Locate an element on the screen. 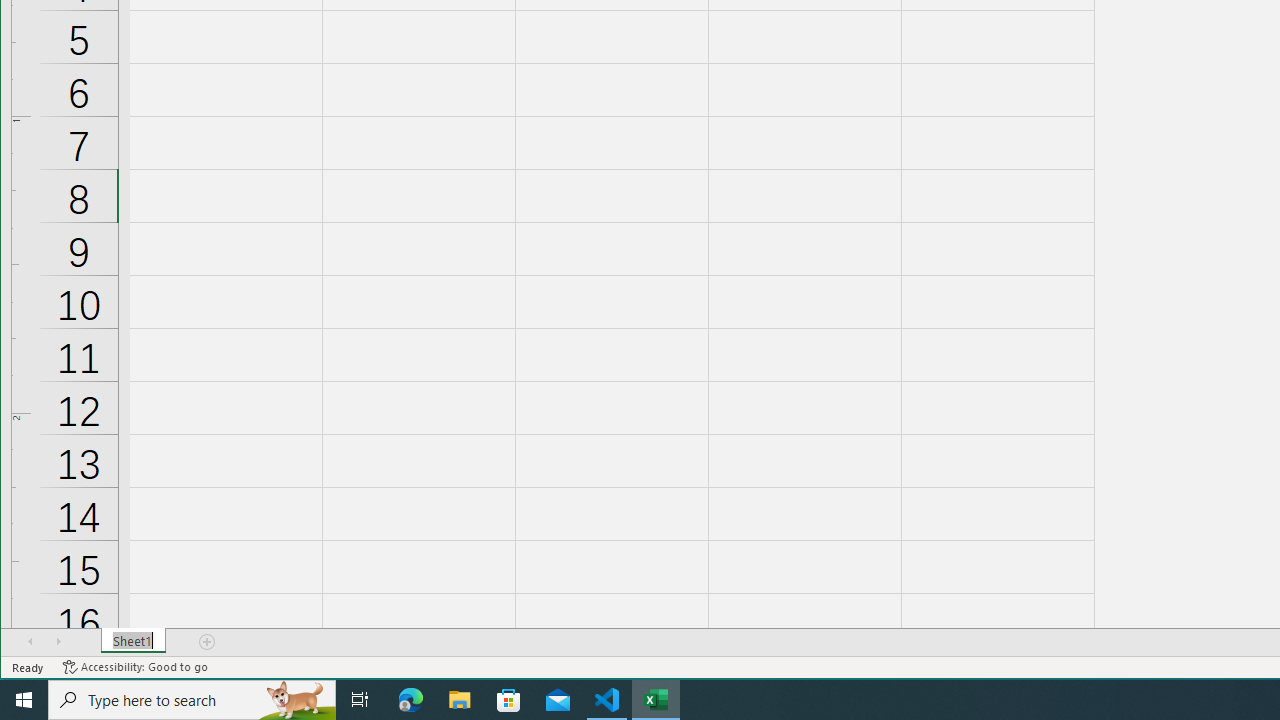 Image resolution: width=1280 pixels, height=720 pixels. 'Visual Studio Code - 1 running window' is located at coordinates (606, 698).